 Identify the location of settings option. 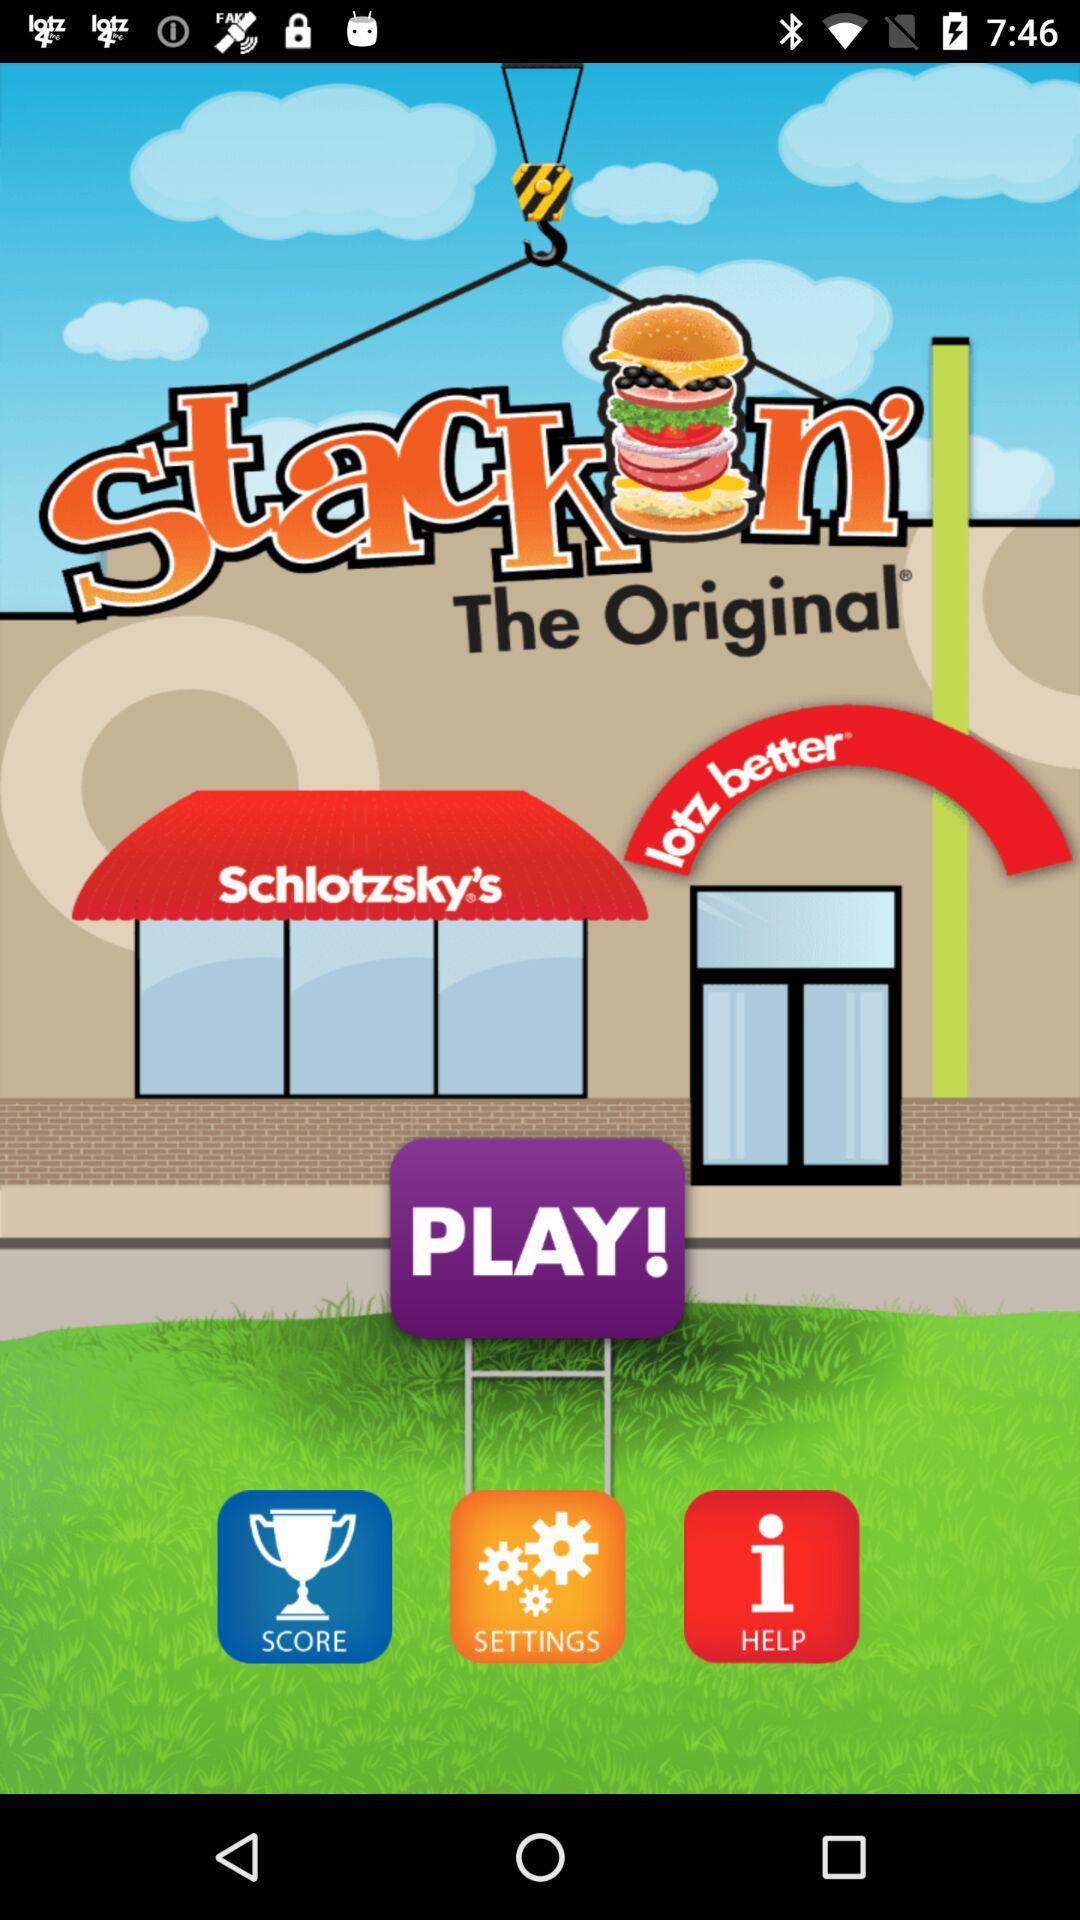
(537, 1575).